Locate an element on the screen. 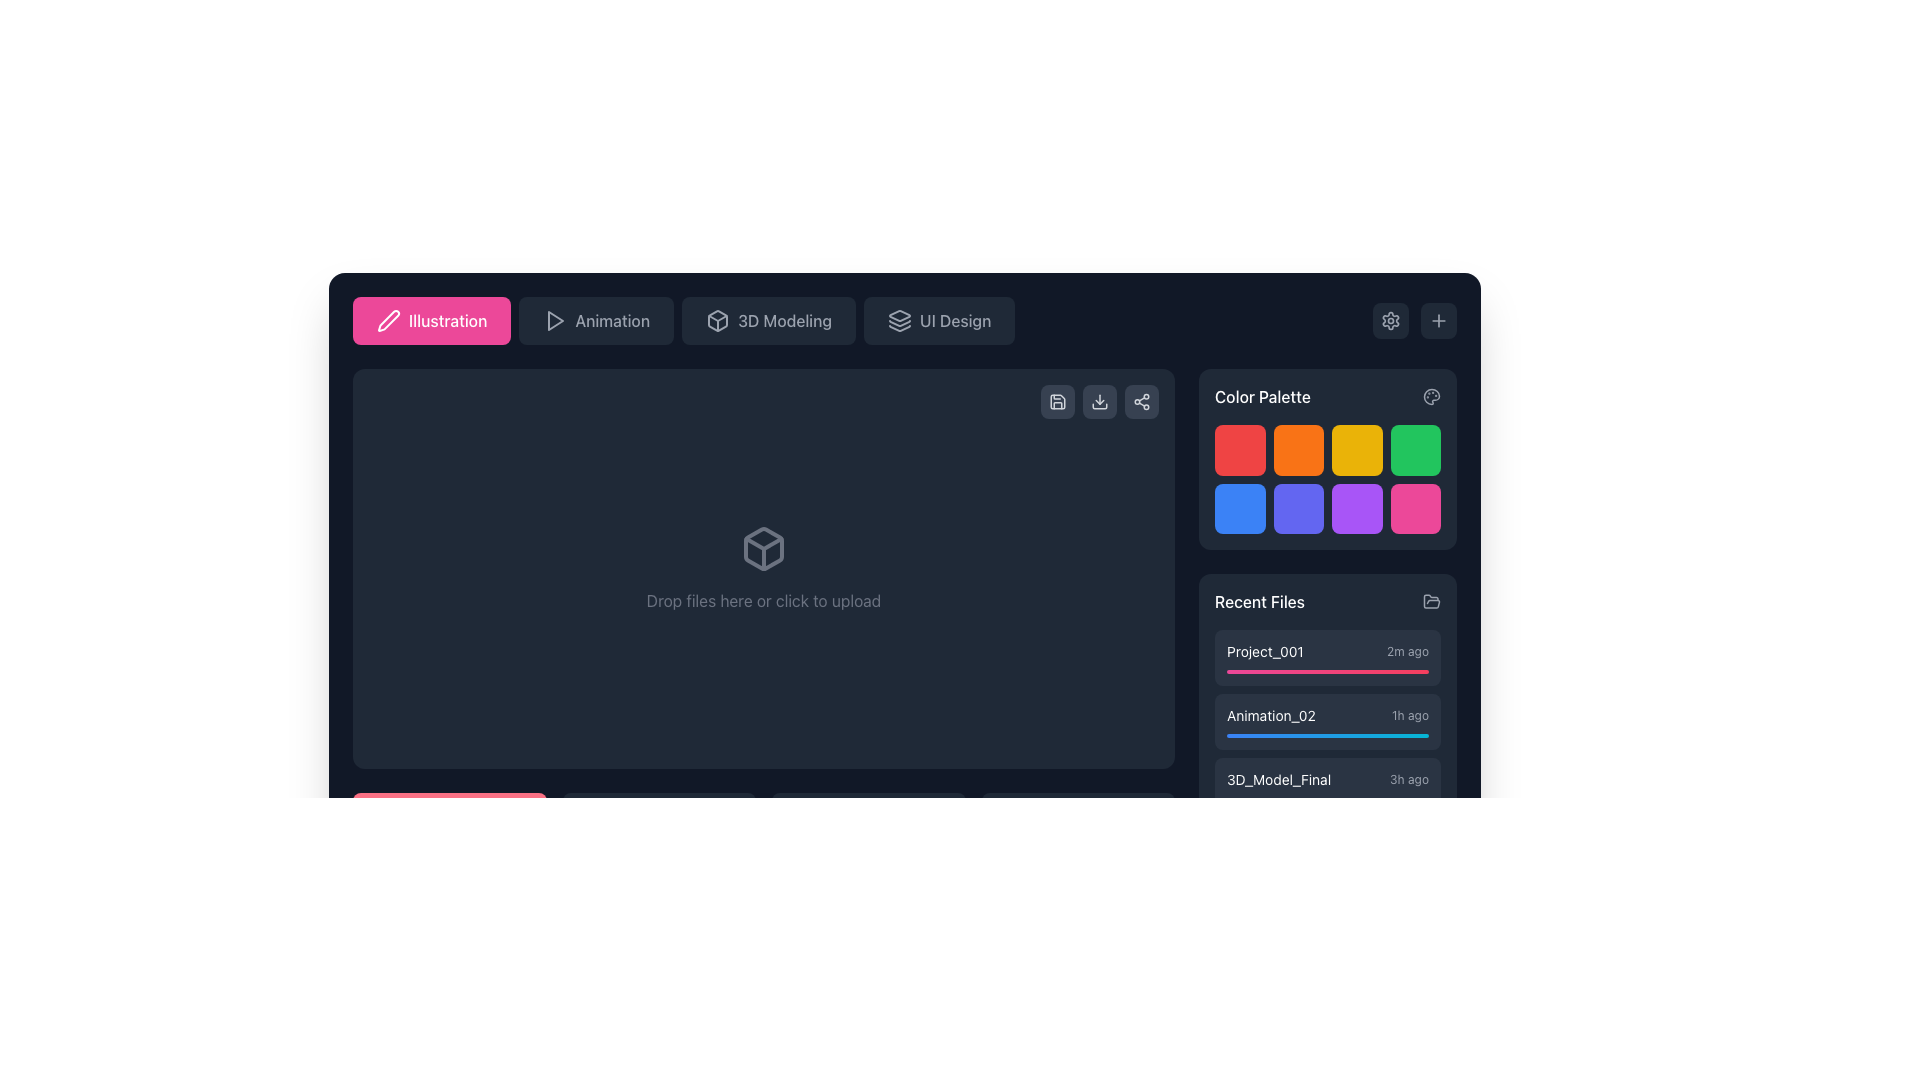  the 3D modeling button located in the horizontal navigation bar is located at coordinates (767, 319).